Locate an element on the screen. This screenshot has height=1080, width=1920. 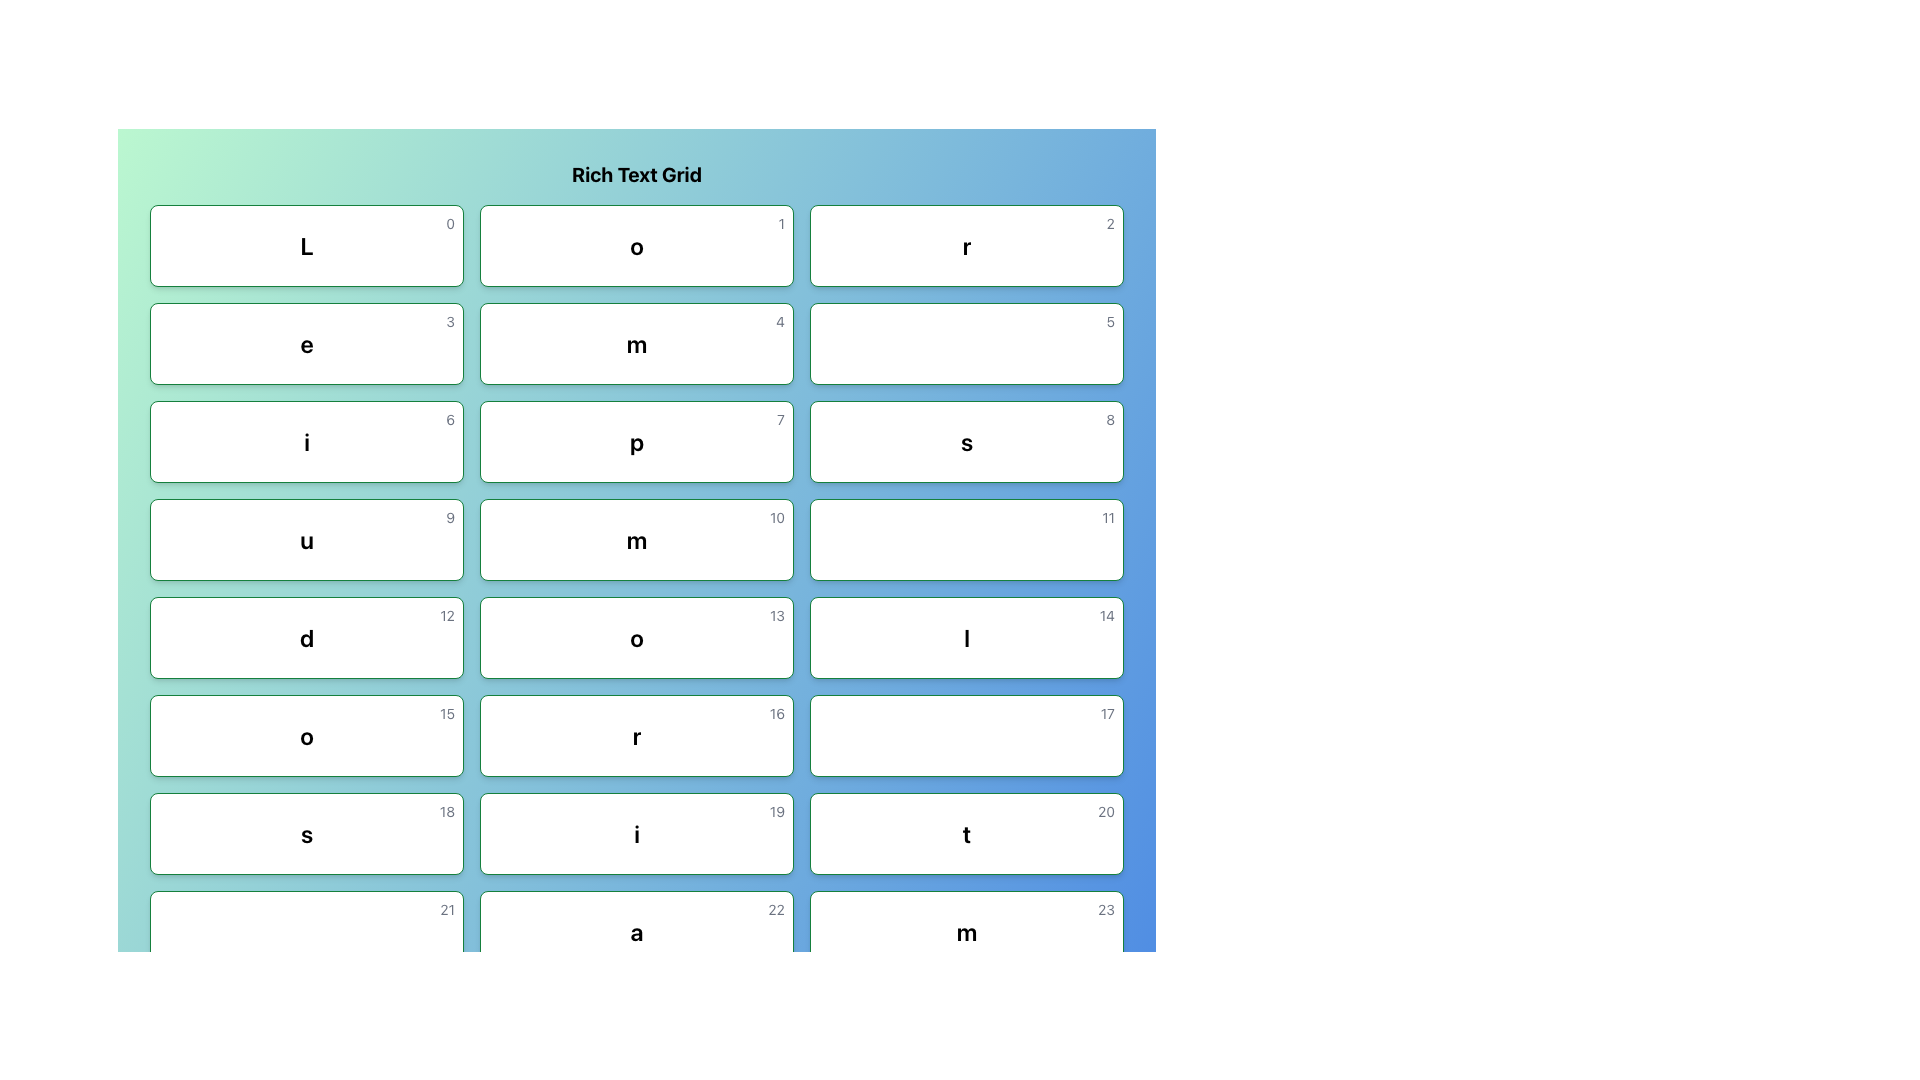
the text element displaying the letter 'd', located in the twelfth block of a grid layout is located at coordinates (306, 637).